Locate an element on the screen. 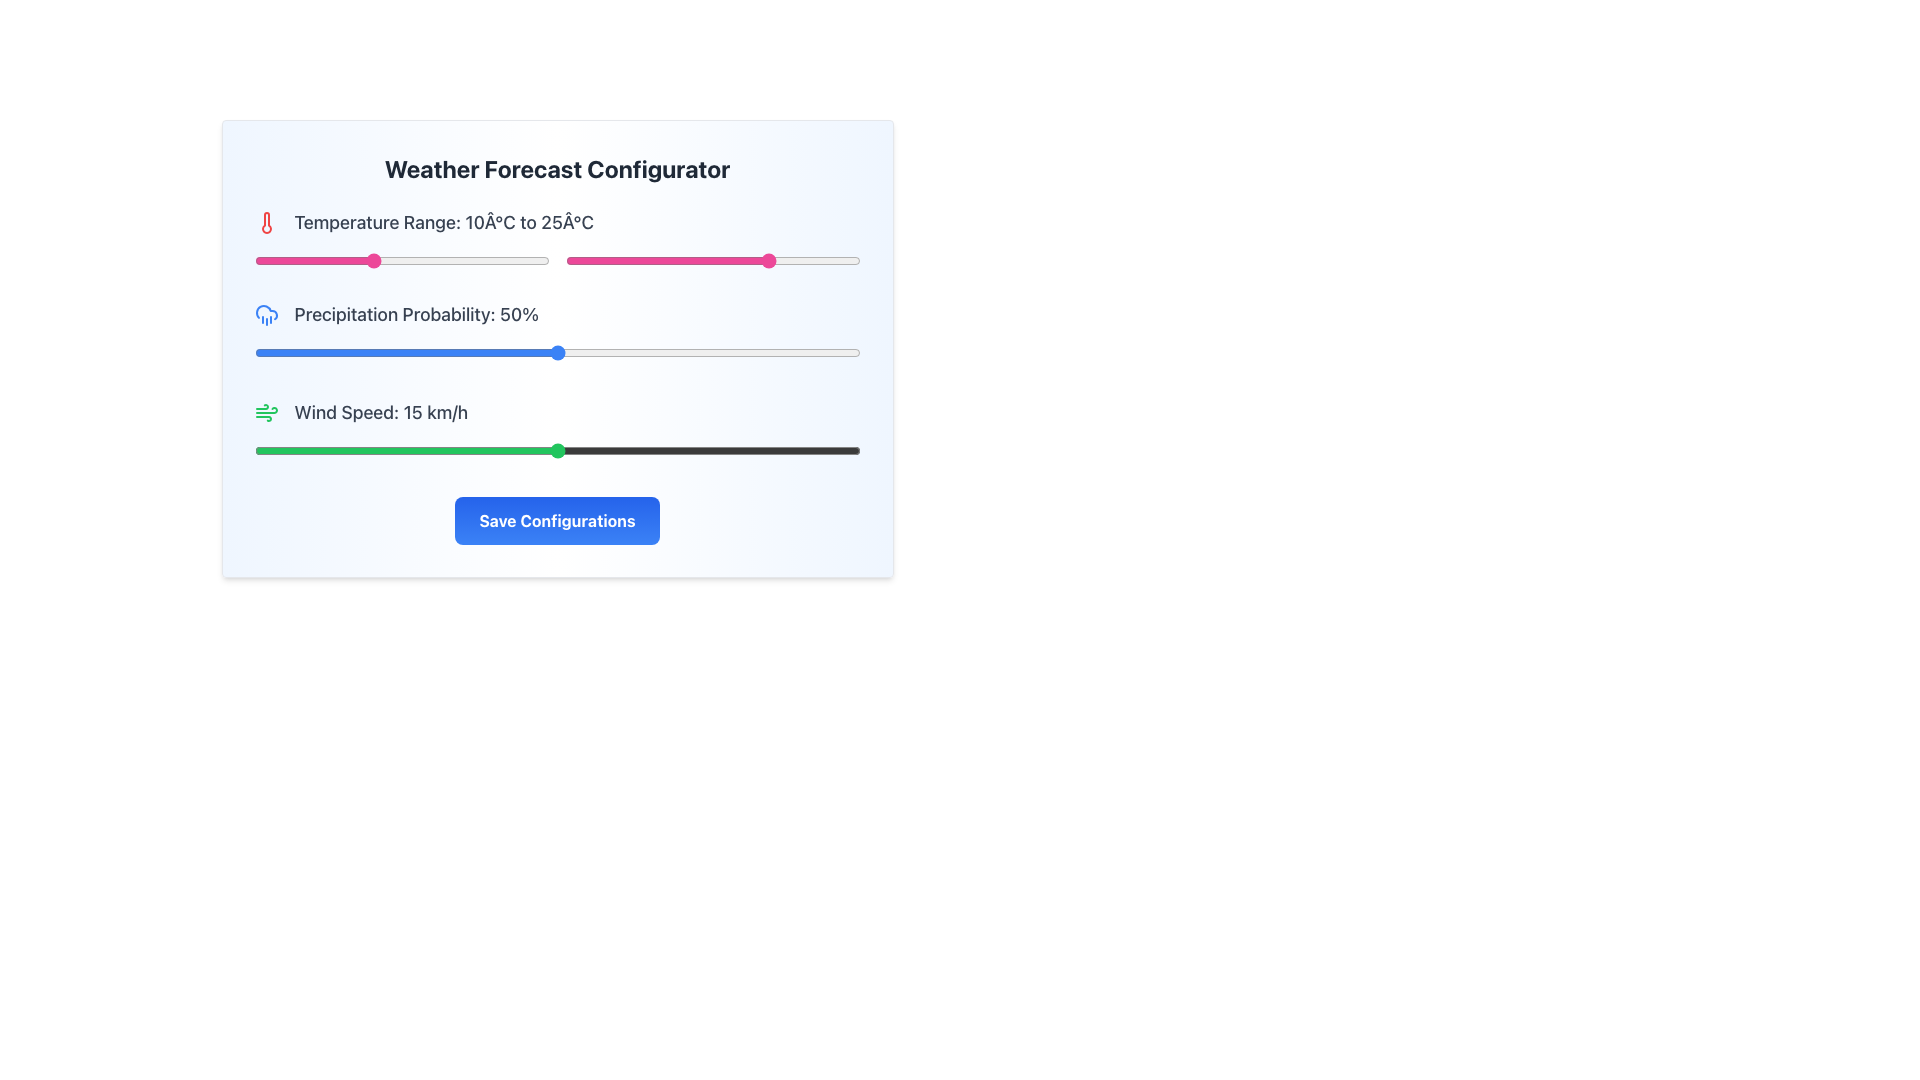  the precipitation probability is located at coordinates (732, 352).